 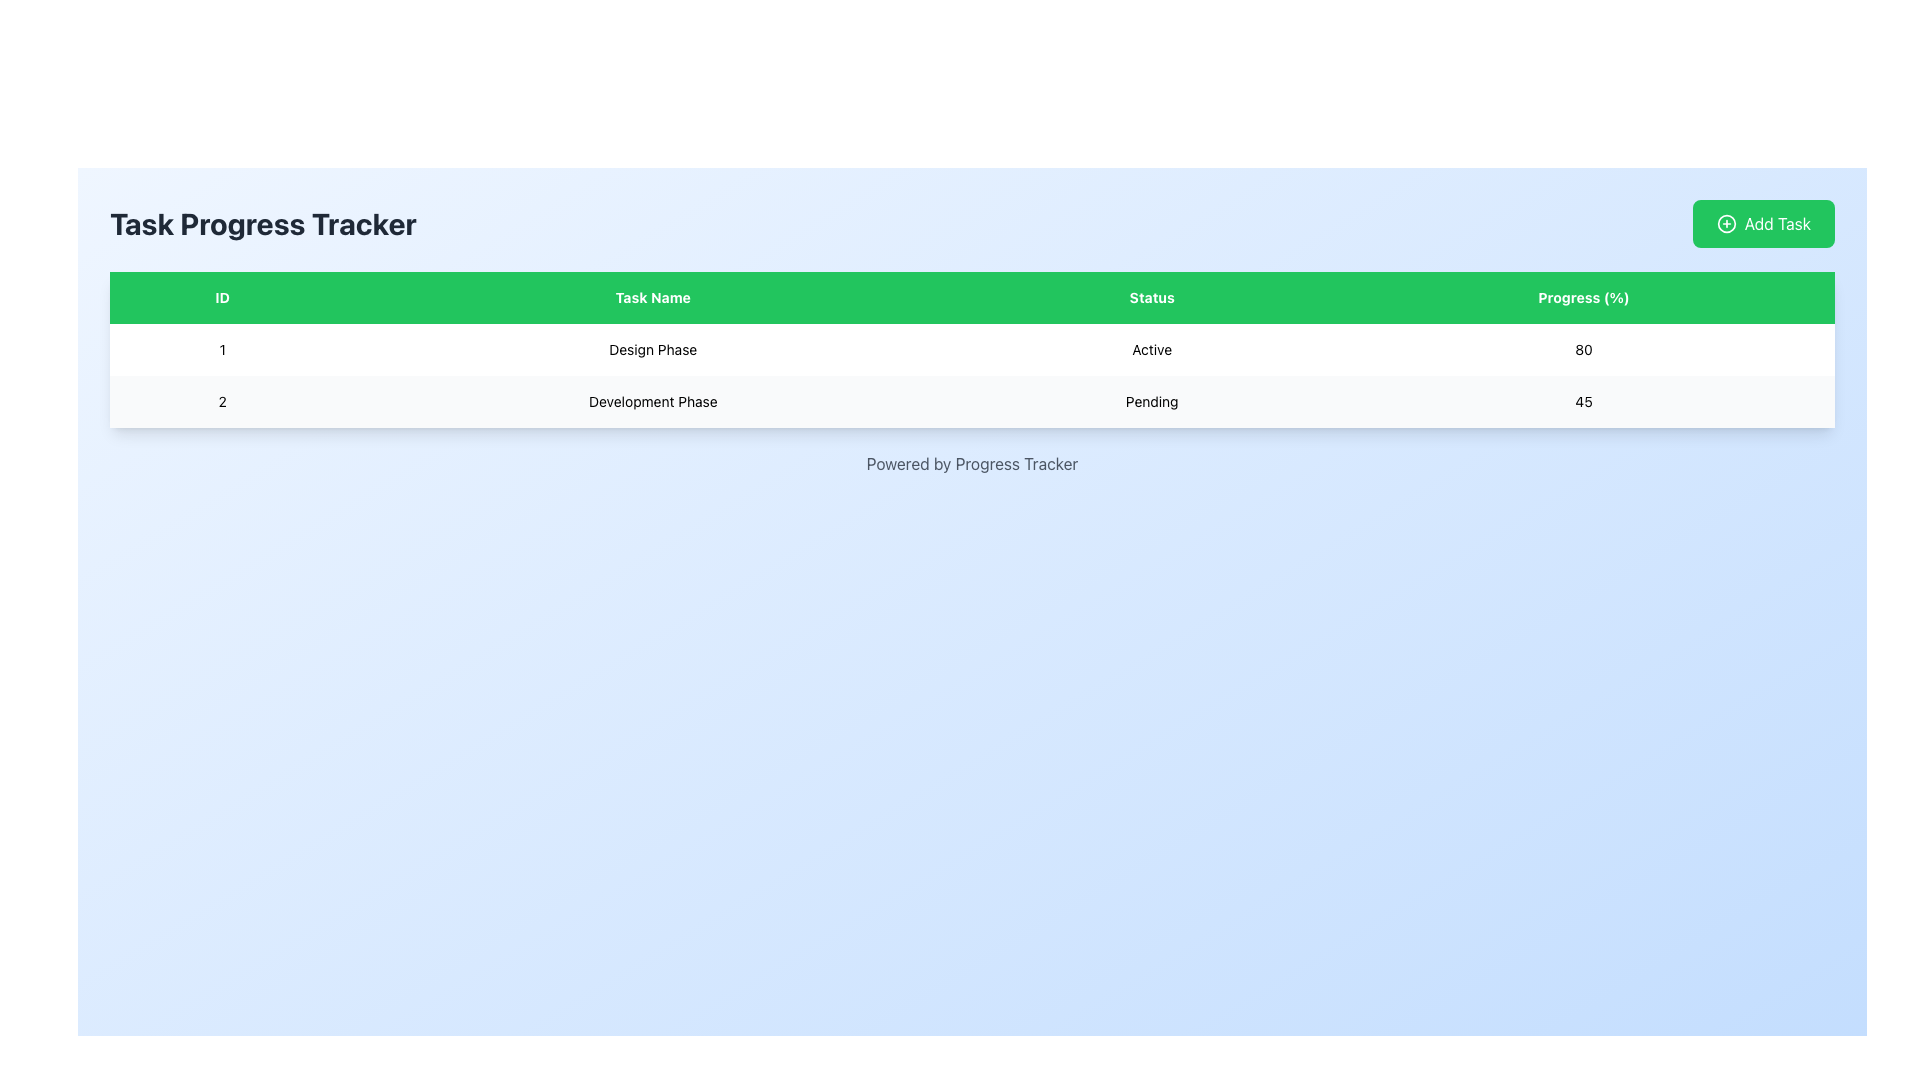 I want to click on the static text element displaying 'Pending' located in the second row under the 'Status' header of the table, so click(x=1152, y=401).